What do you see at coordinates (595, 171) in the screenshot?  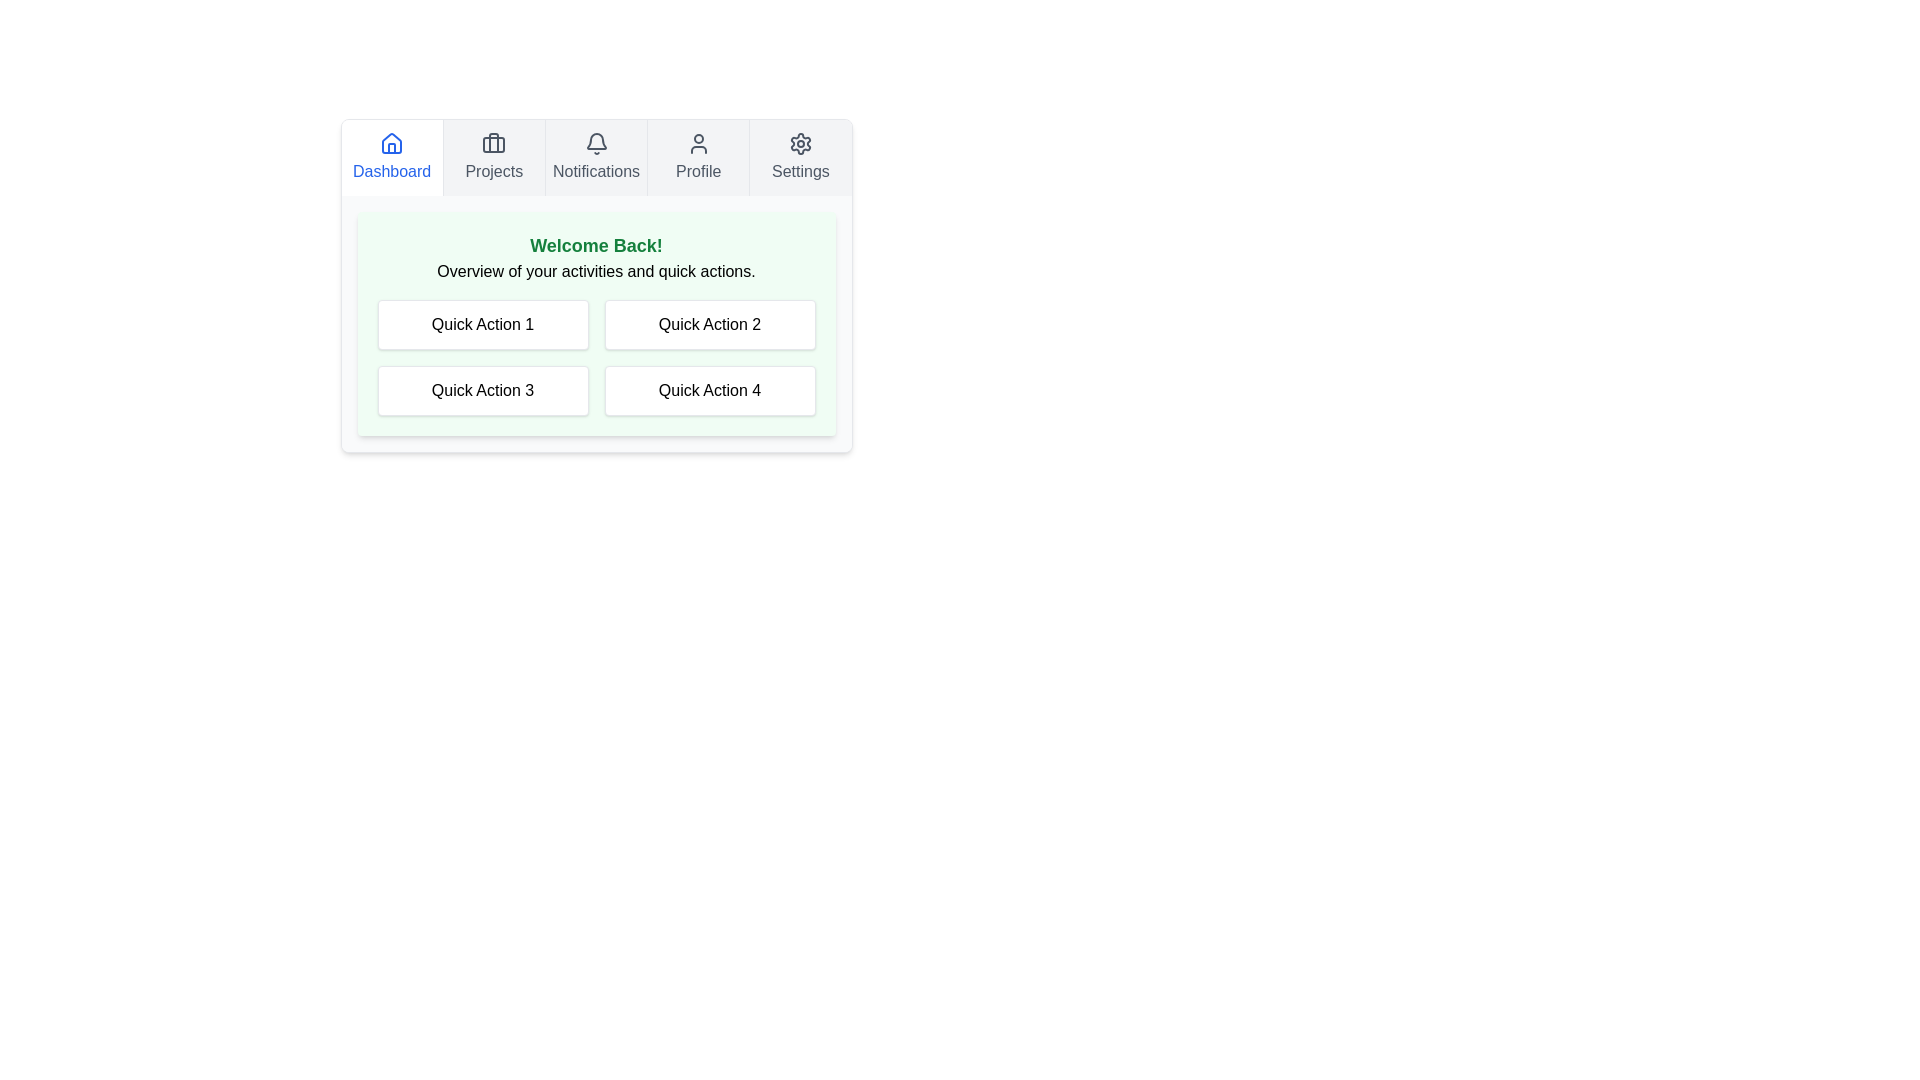 I see `the 'Notifications' text label in the navigation bar` at bounding box center [595, 171].